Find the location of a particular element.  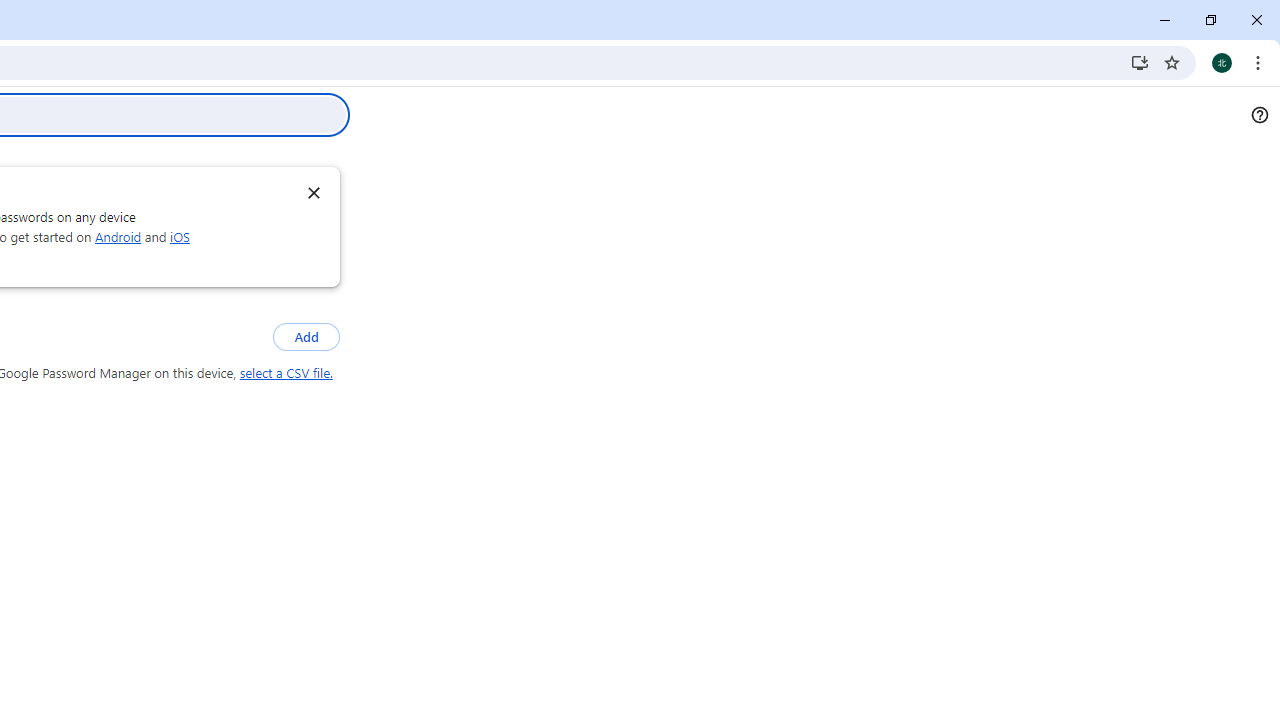

'Android' is located at coordinates (116, 235).